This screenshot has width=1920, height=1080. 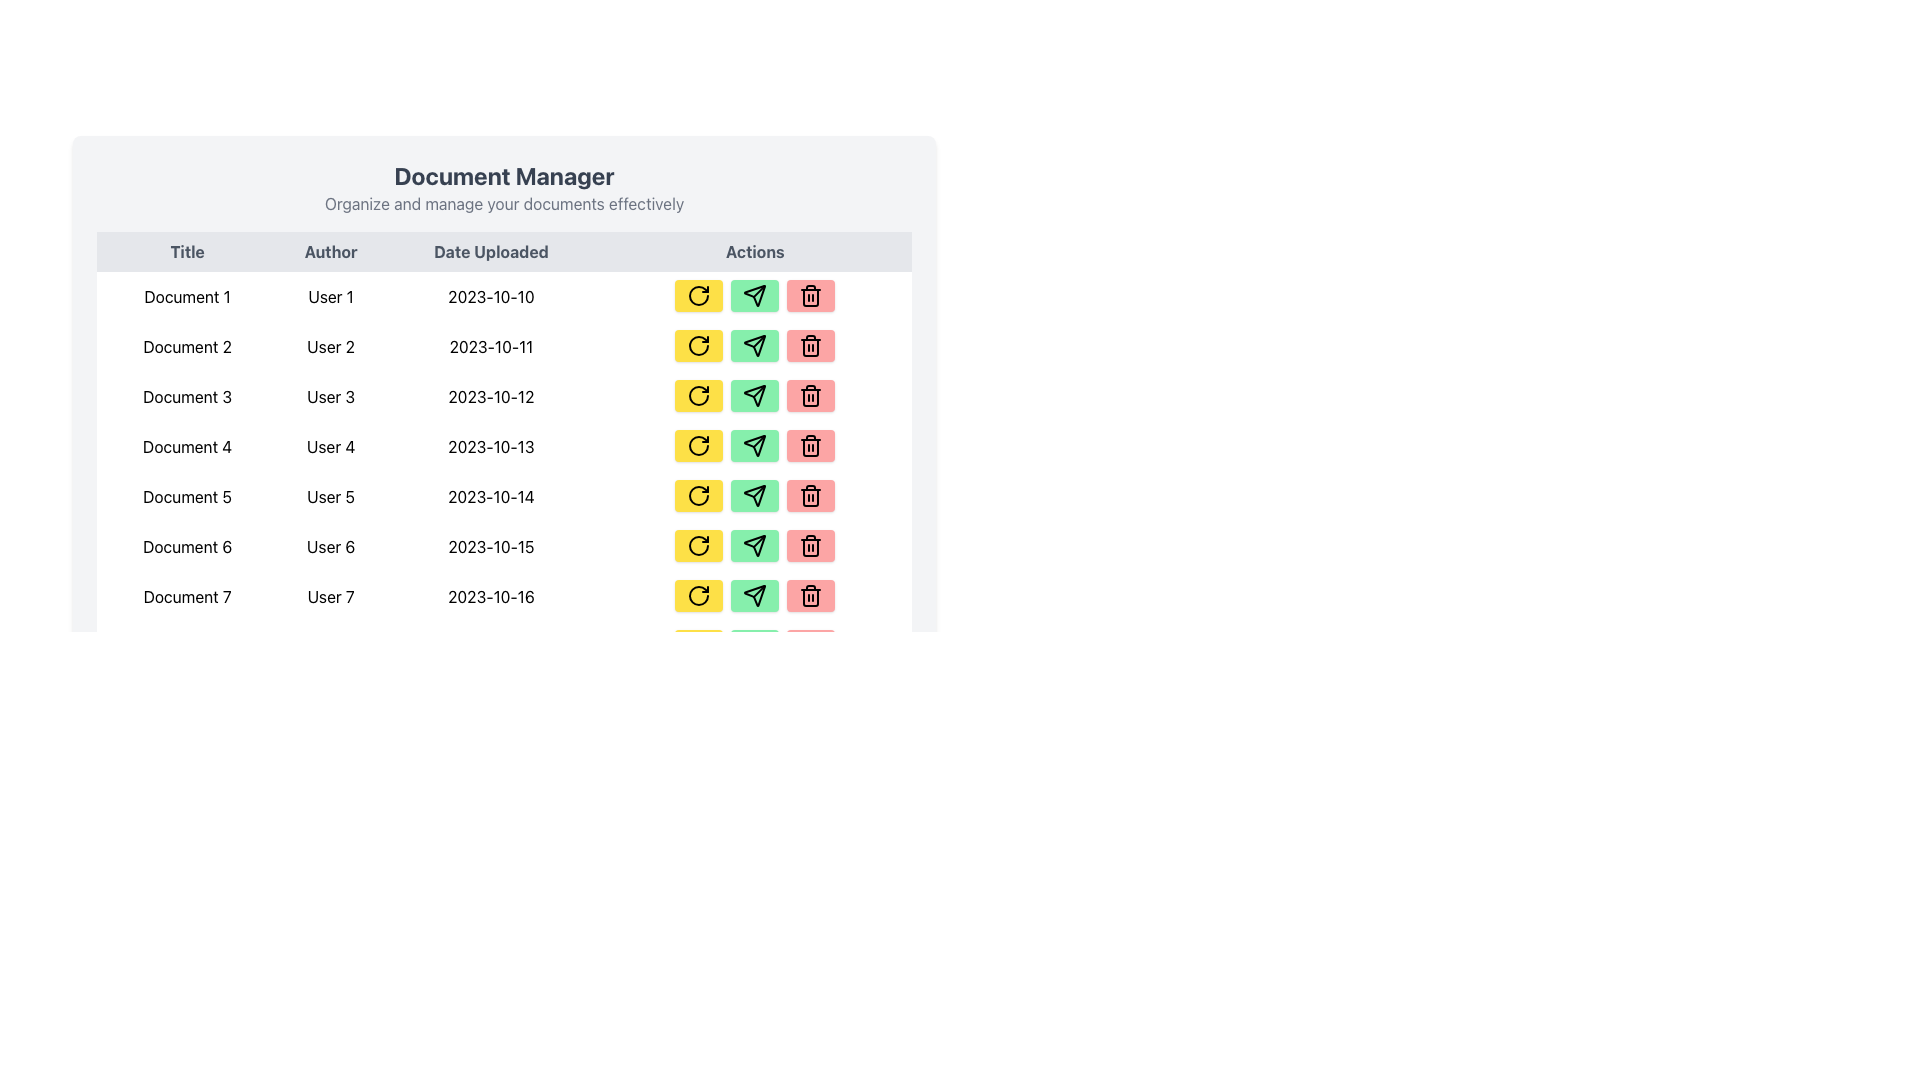 What do you see at coordinates (811, 495) in the screenshot?
I see `the delete button for 'Document 6', which is the third button in the 'Actions' column` at bounding box center [811, 495].